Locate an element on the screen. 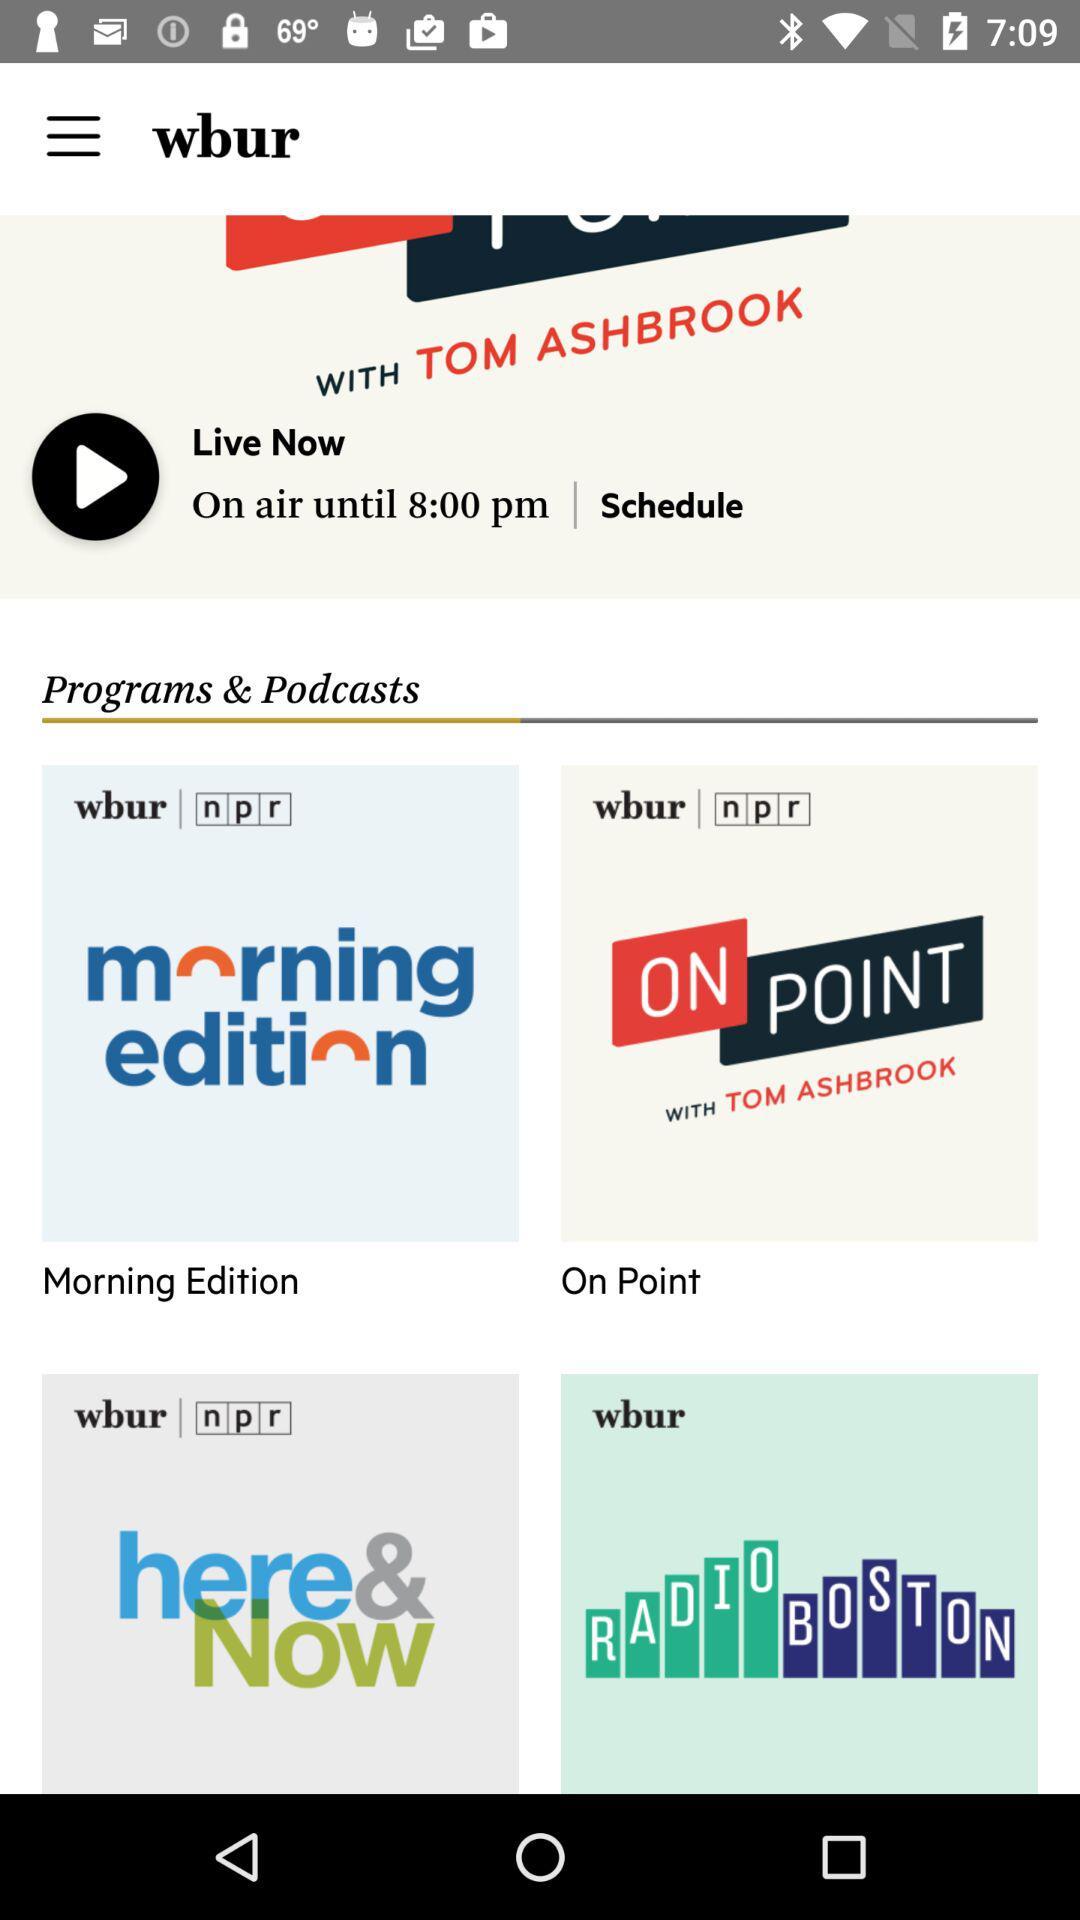  the item next to live now icon is located at coordinates (96, 481).